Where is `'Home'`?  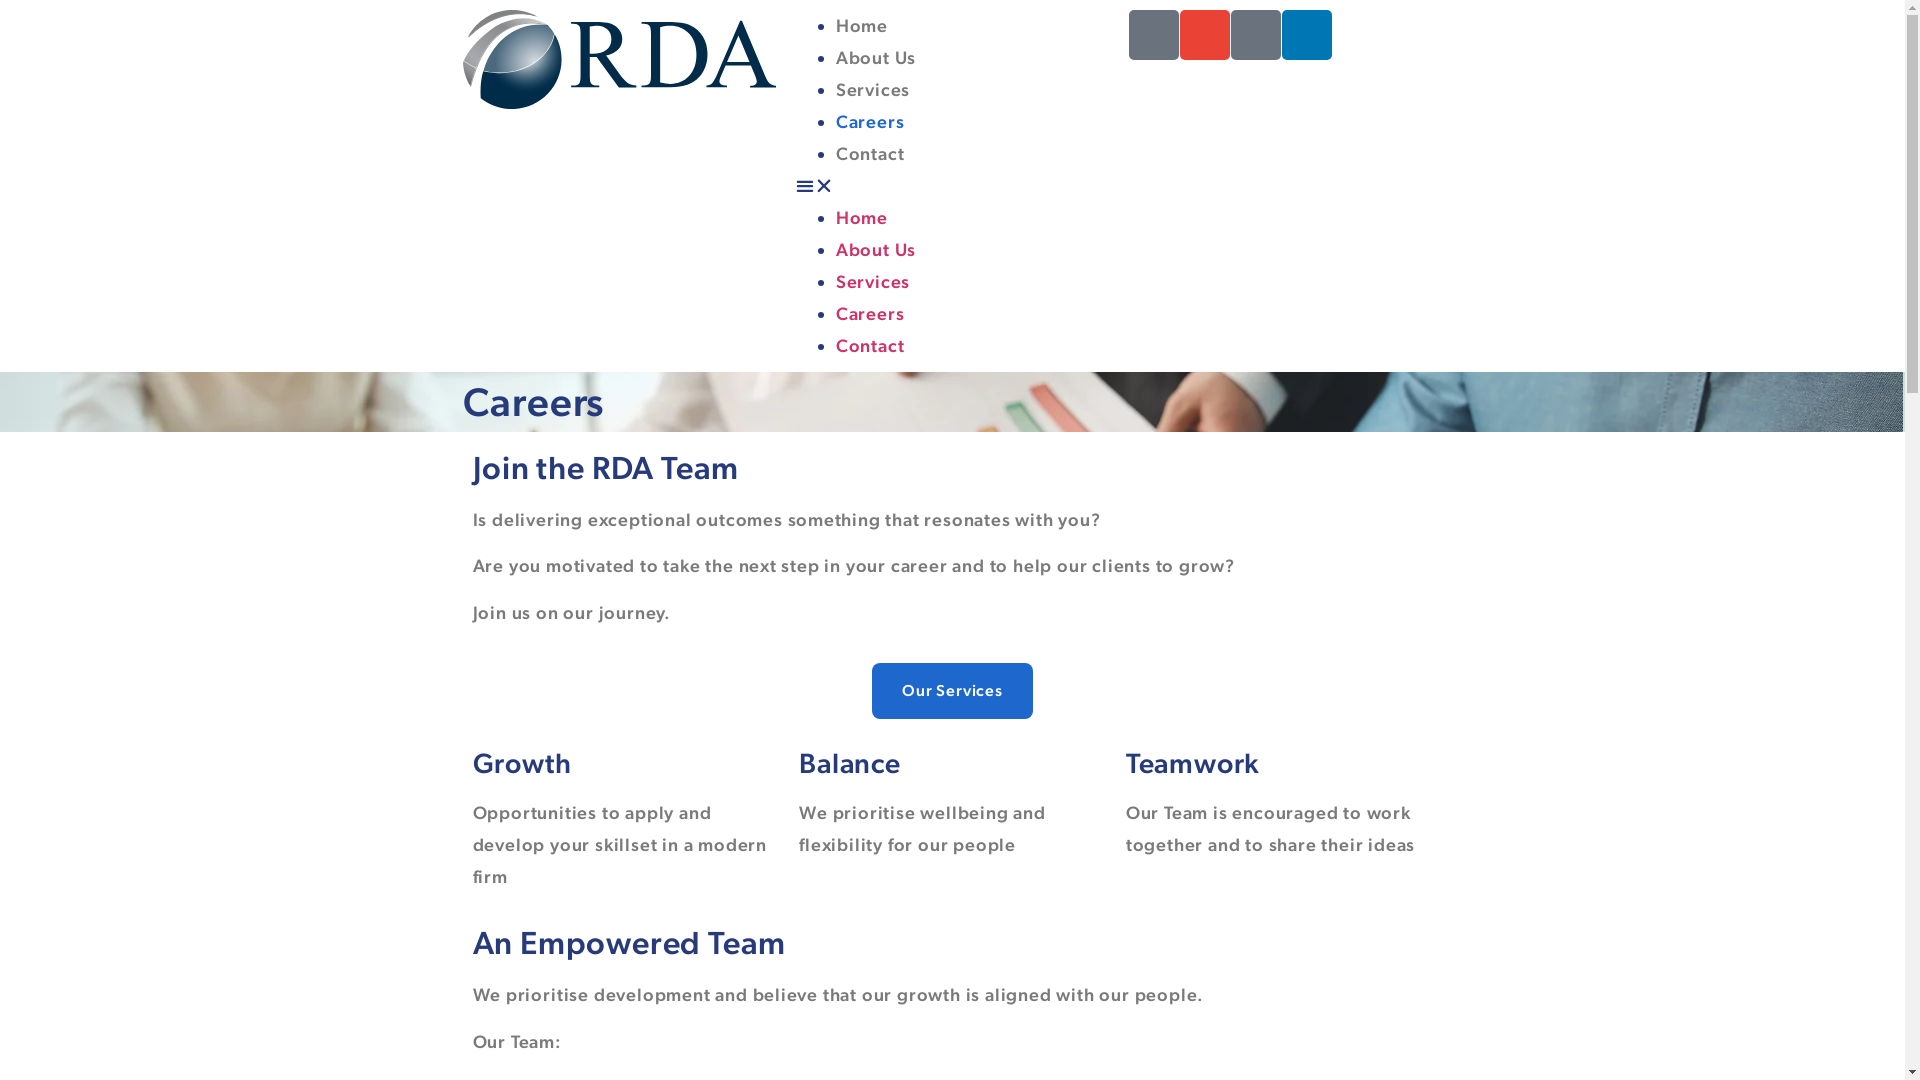 'Home' is located at coordinates (862, 217).